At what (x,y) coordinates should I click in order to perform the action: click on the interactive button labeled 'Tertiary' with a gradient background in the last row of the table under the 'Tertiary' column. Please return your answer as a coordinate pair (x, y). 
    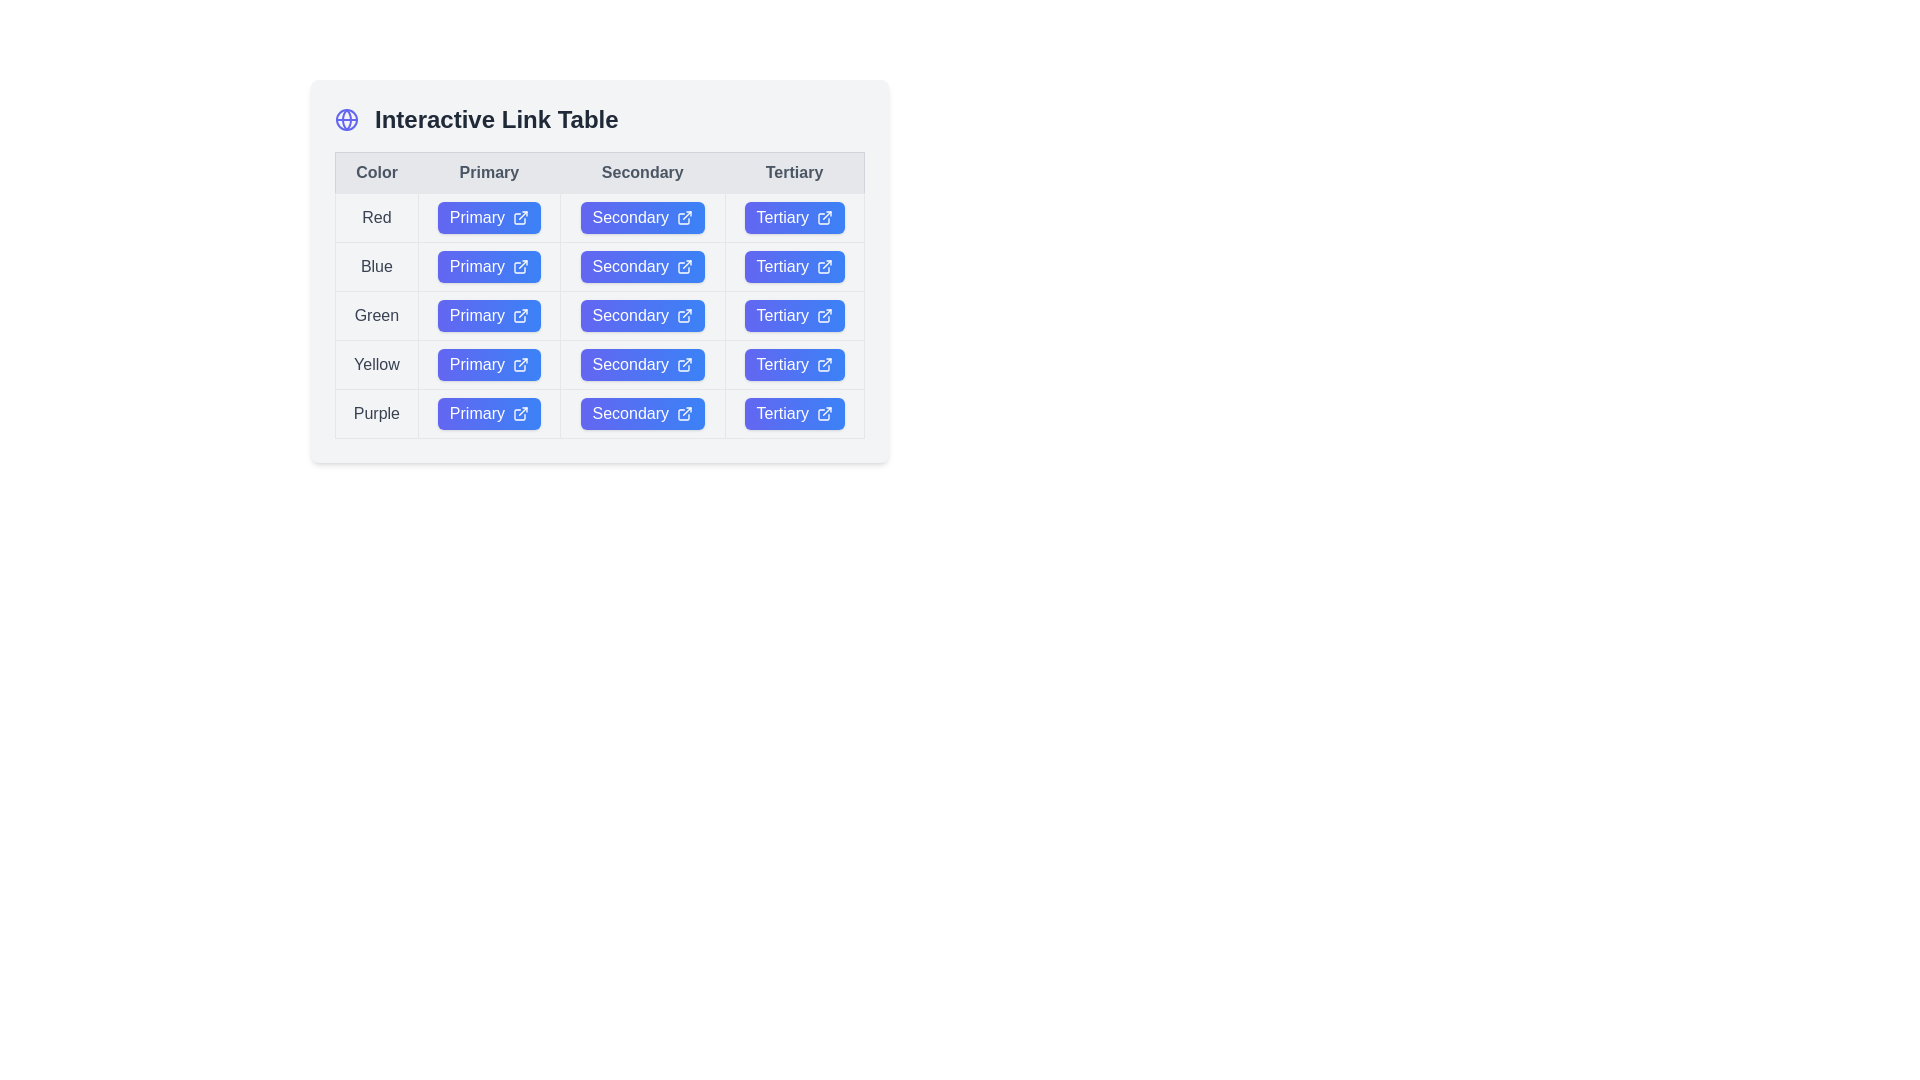
    Looking at the image, I should click on (793, 412).